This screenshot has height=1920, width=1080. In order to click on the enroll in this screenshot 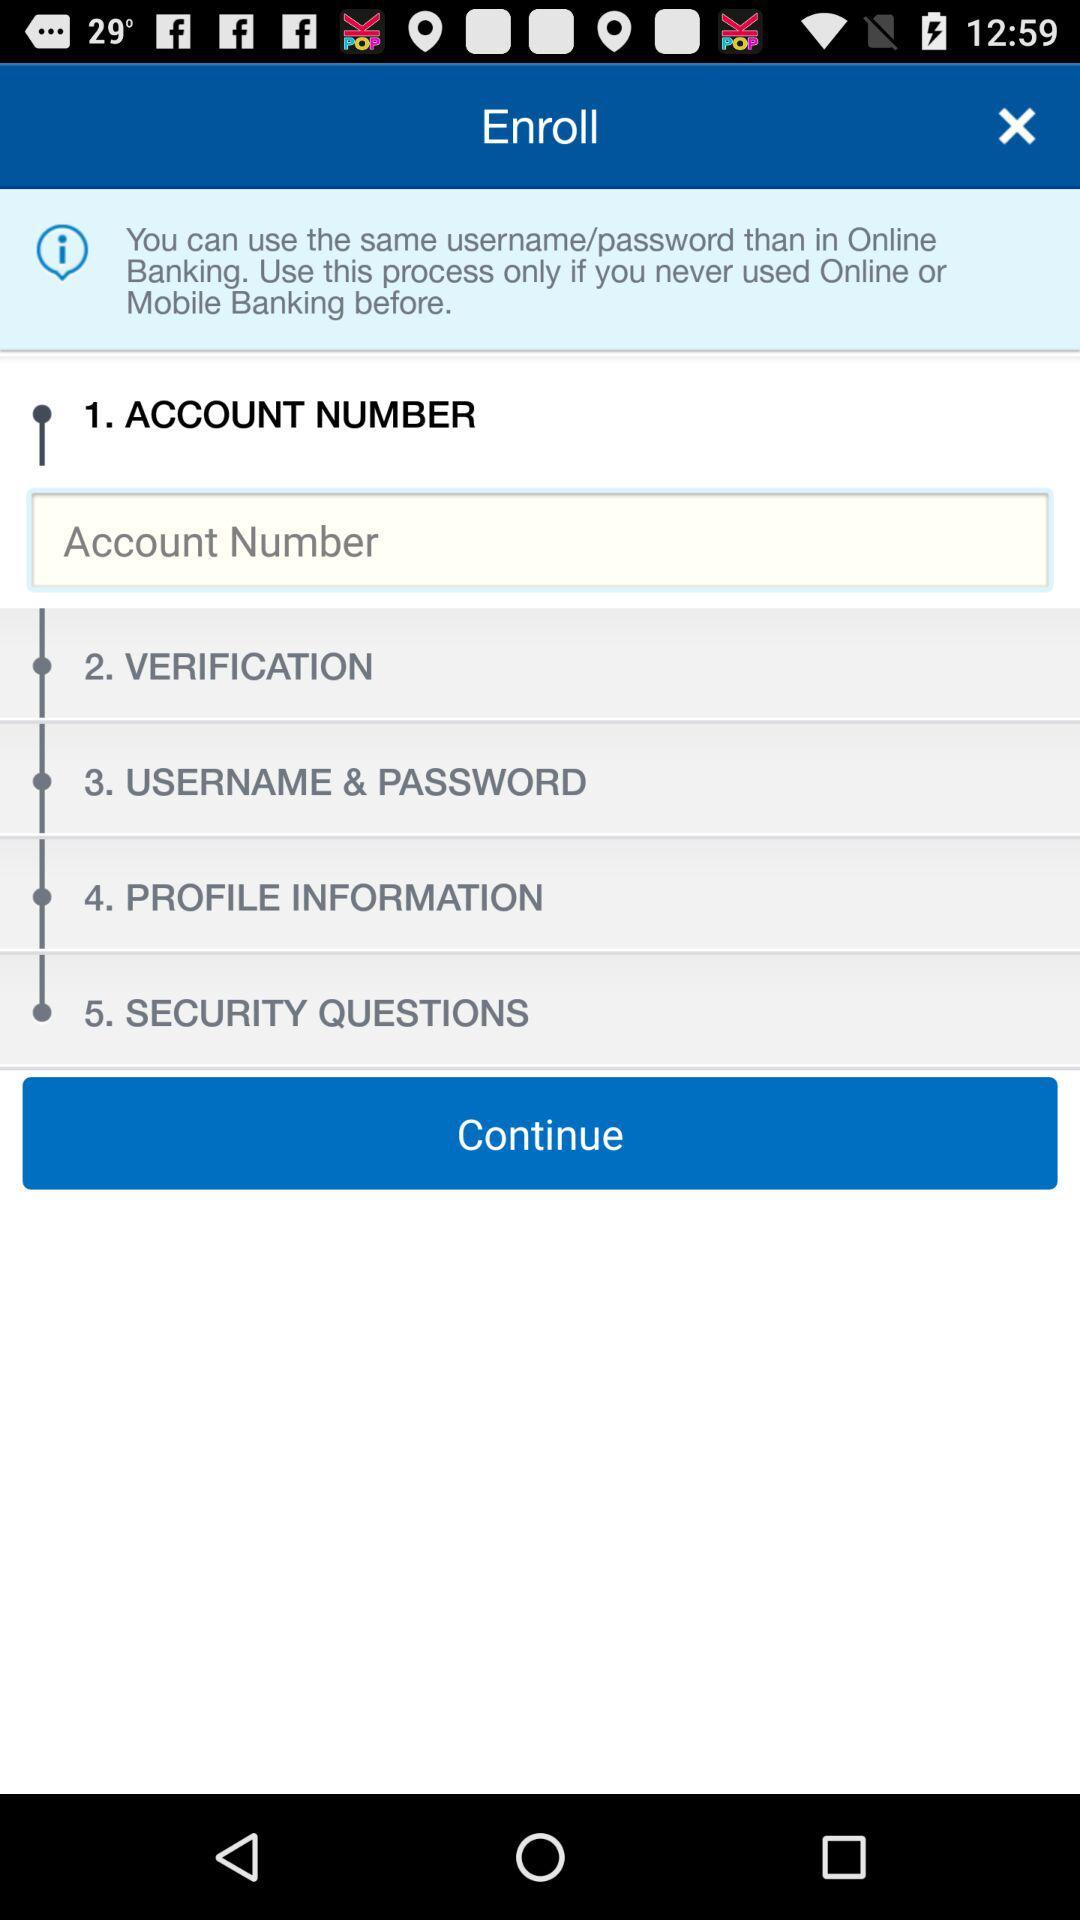, I will do `click(540, 124)`.